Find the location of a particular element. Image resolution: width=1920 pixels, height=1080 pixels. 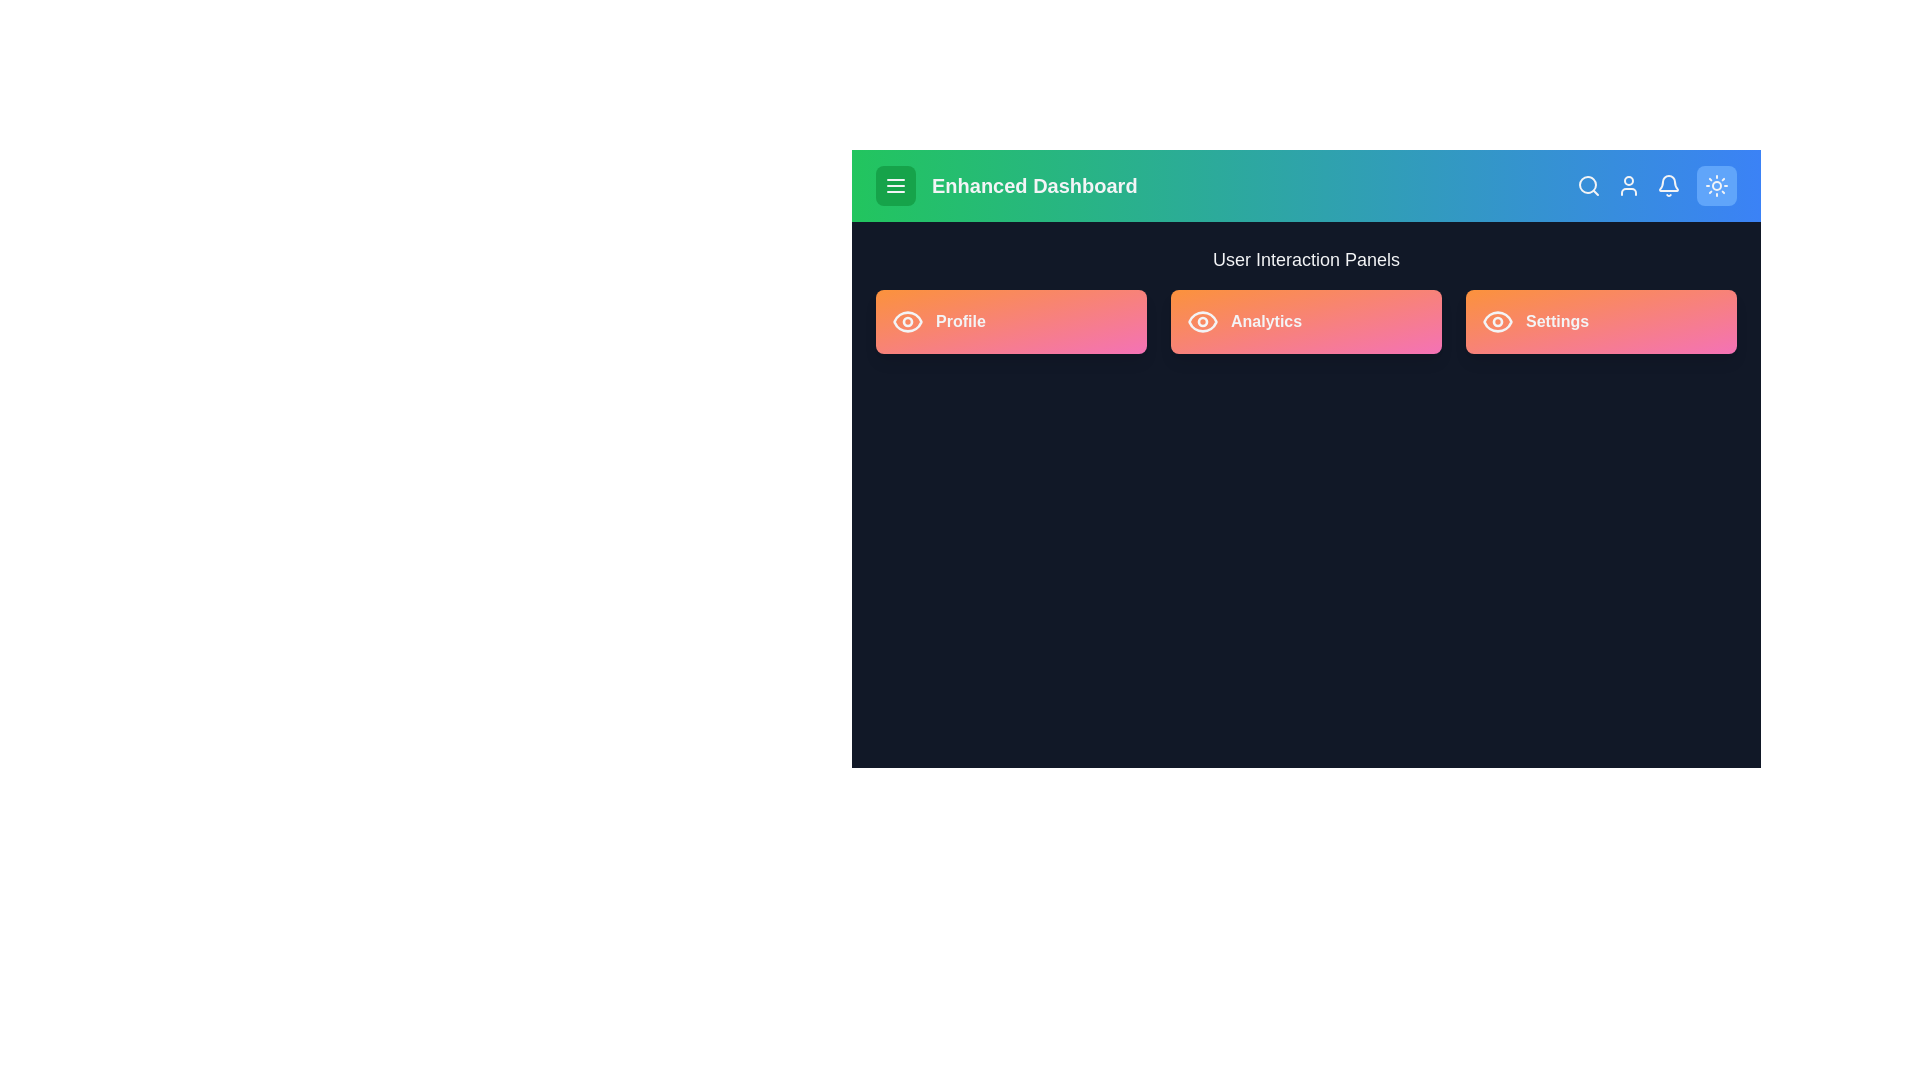

the menu button located in the top-left corner of the app bar is located at coordinates (895, 185).